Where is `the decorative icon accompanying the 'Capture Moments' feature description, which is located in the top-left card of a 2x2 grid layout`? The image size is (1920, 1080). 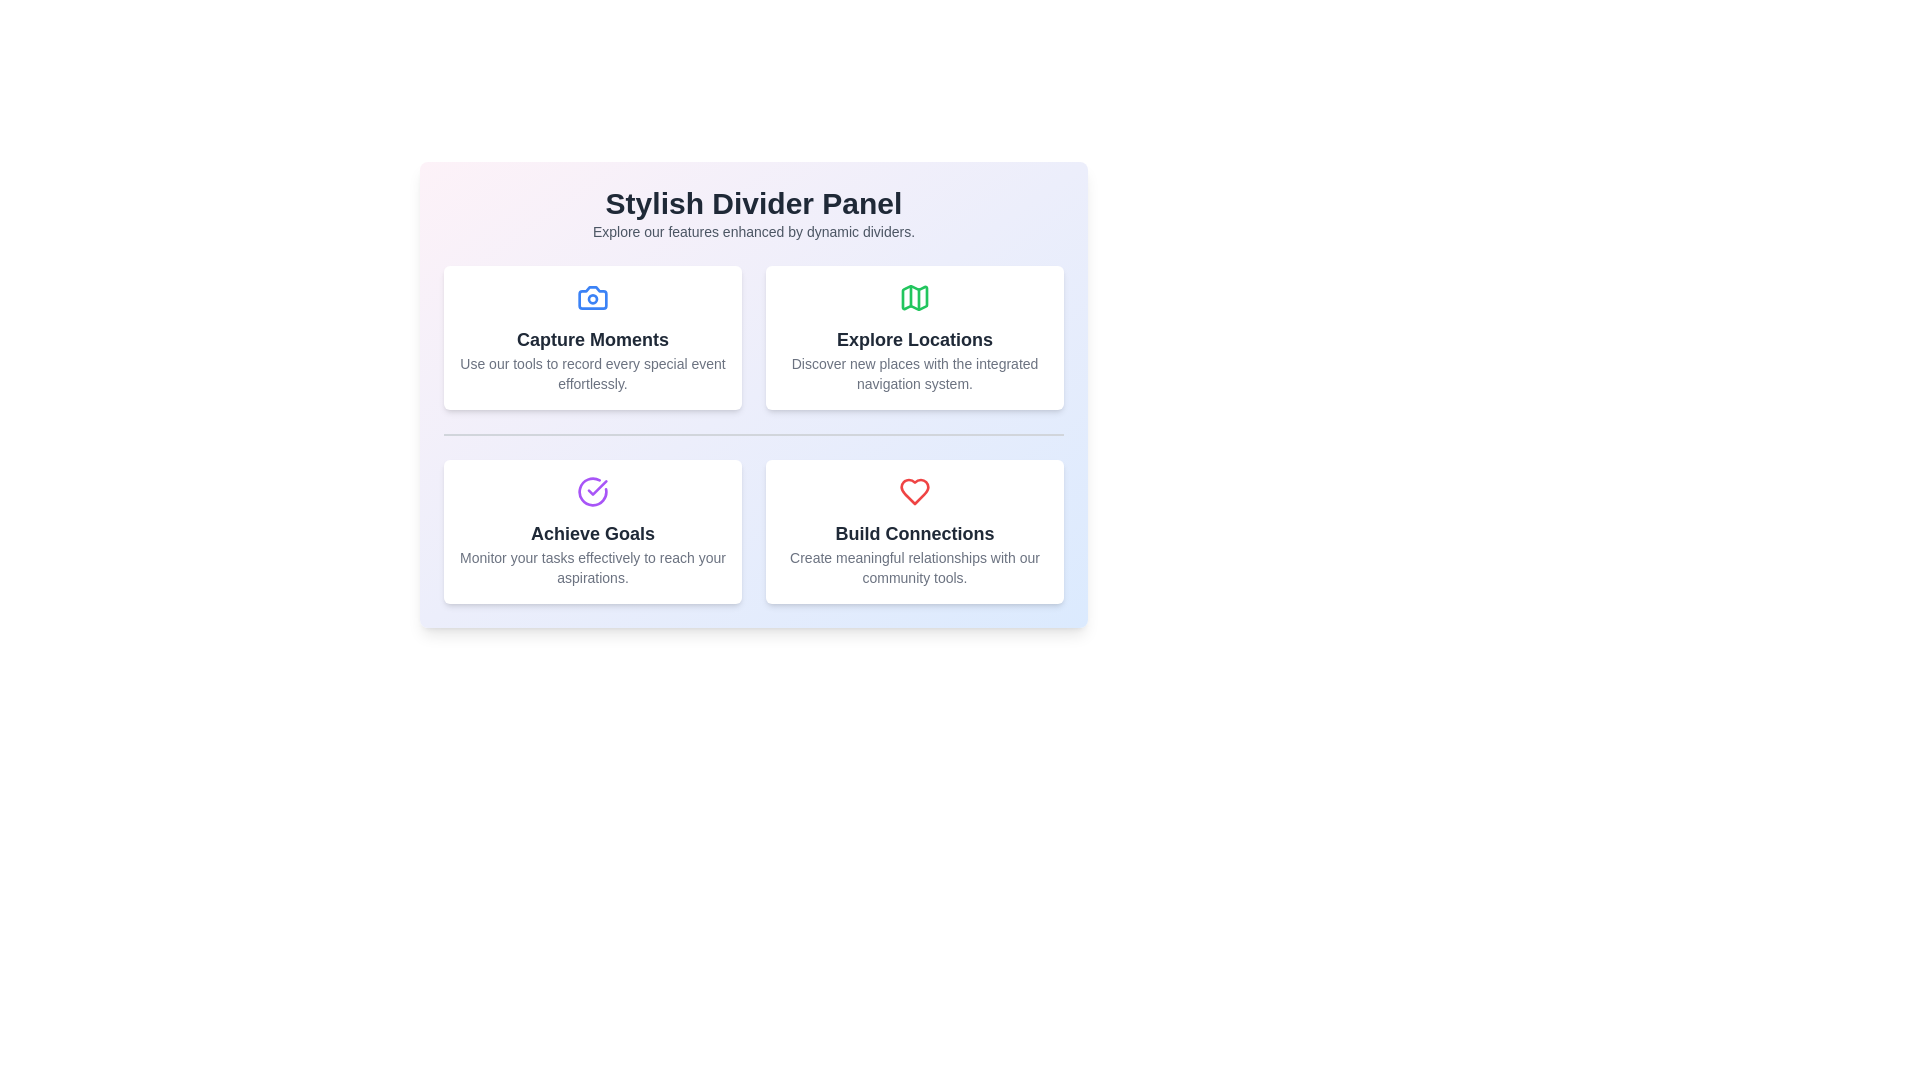
the decorative icon accompanying the 'Capture Moments' feature description, which is located in the top-left card of a 2x2 grid layout is located at coordinates (592, 297).